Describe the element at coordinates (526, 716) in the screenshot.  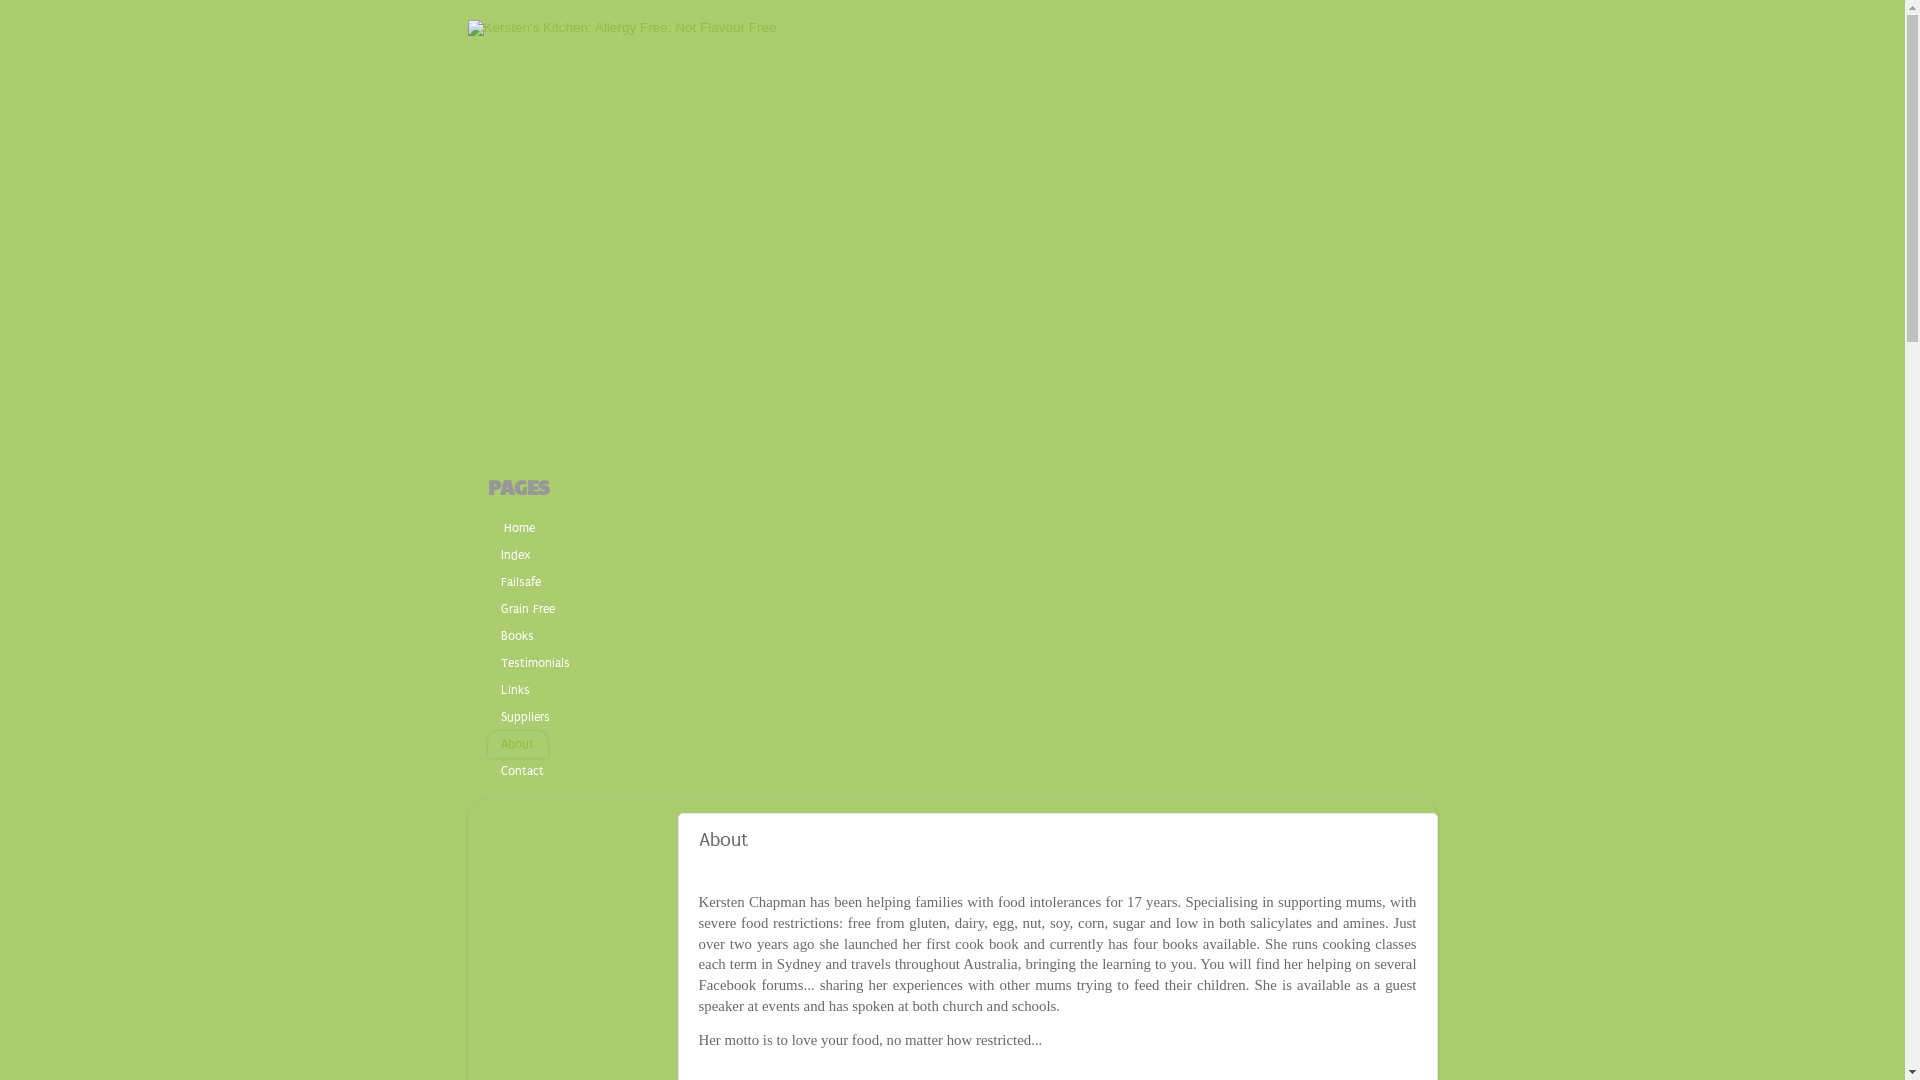
I see `'Suppliers'` at that location.